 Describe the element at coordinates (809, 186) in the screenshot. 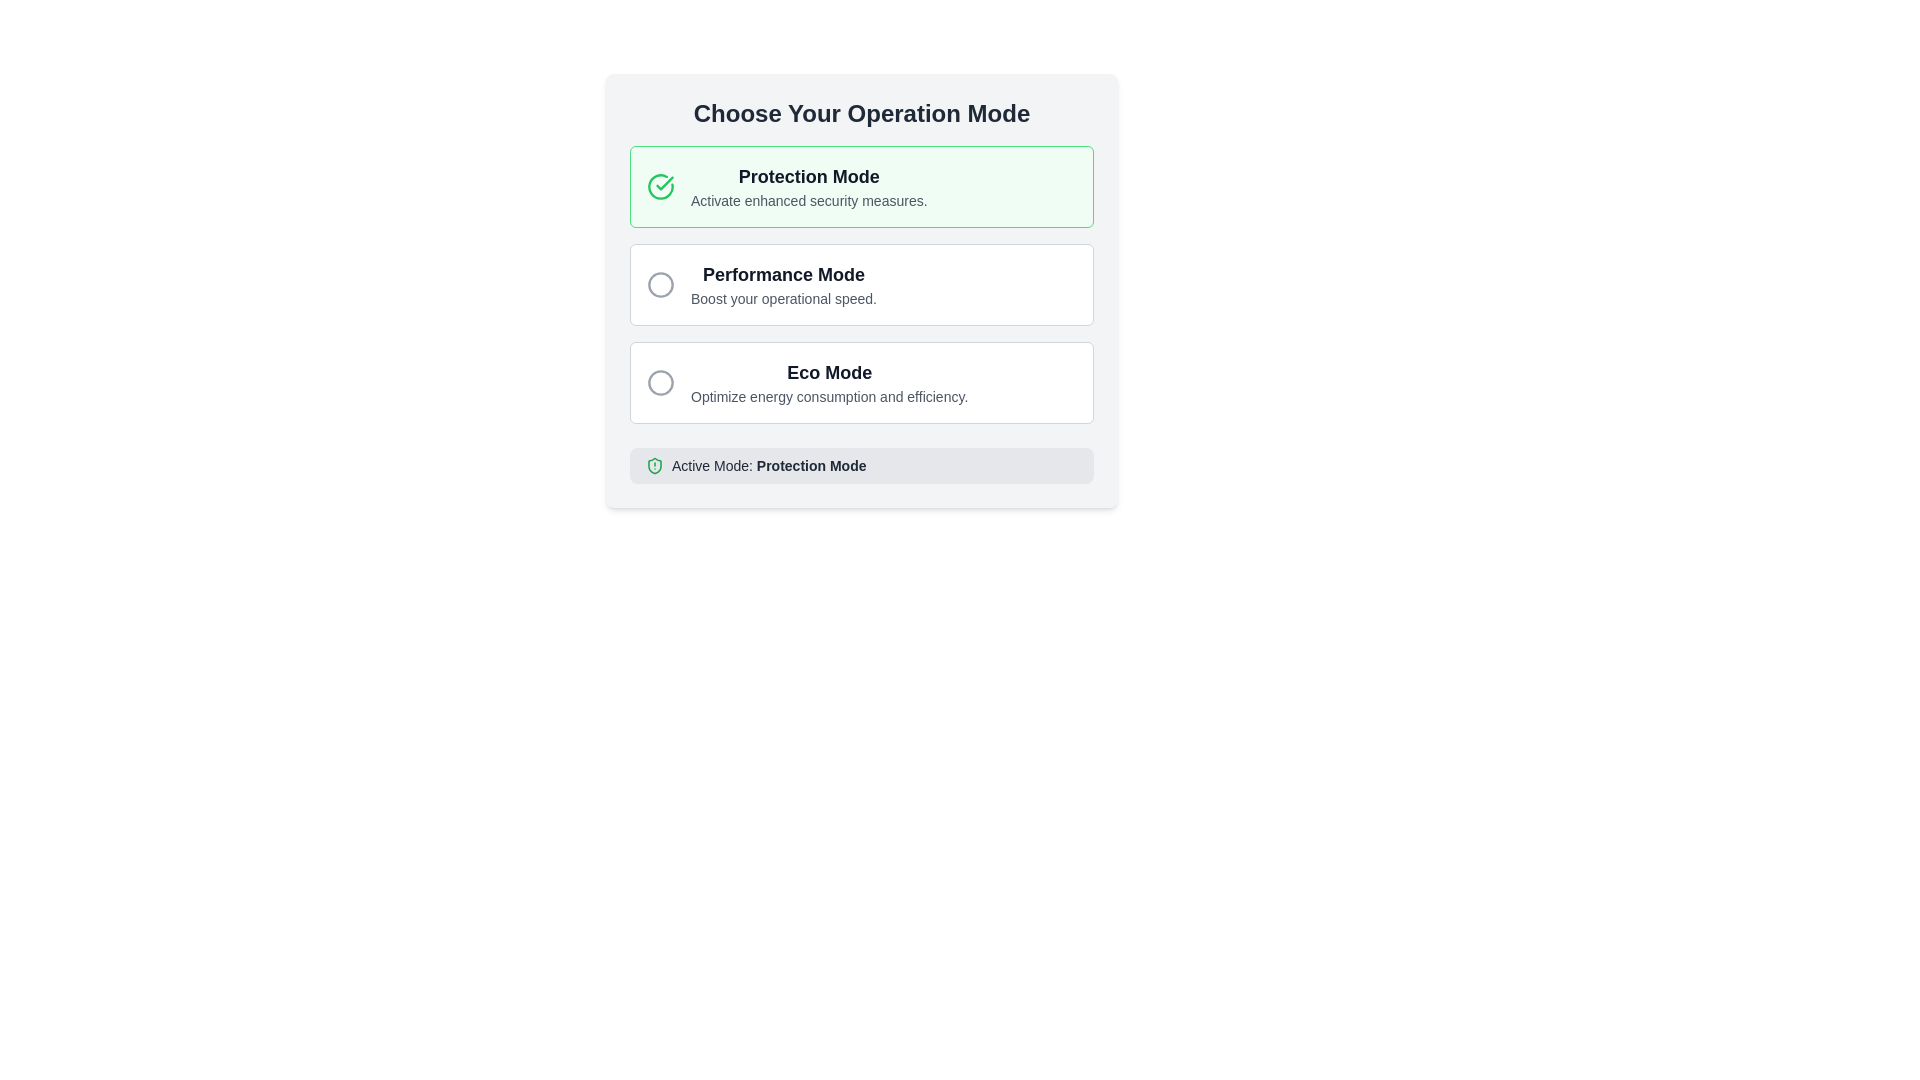

I see `the text block titled 'Protection Mode'` at that location.